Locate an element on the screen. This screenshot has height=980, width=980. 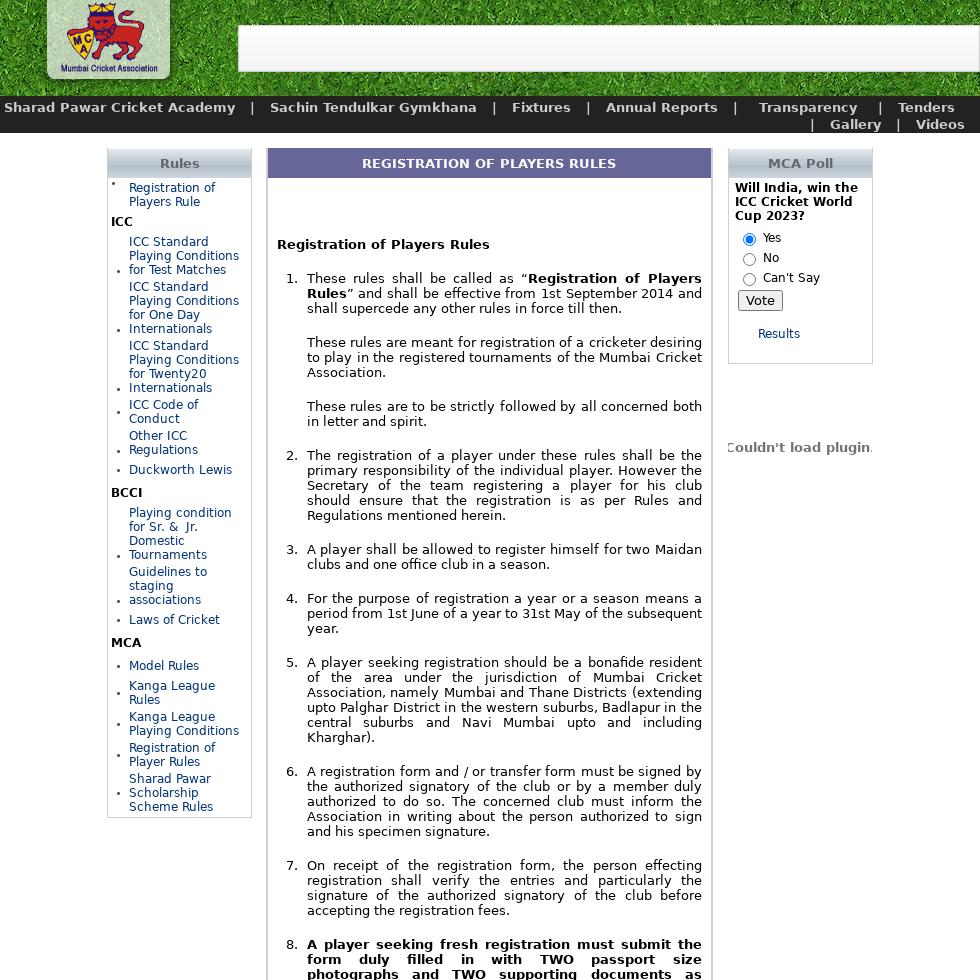
'1.' is located at coordinates (284, 278).